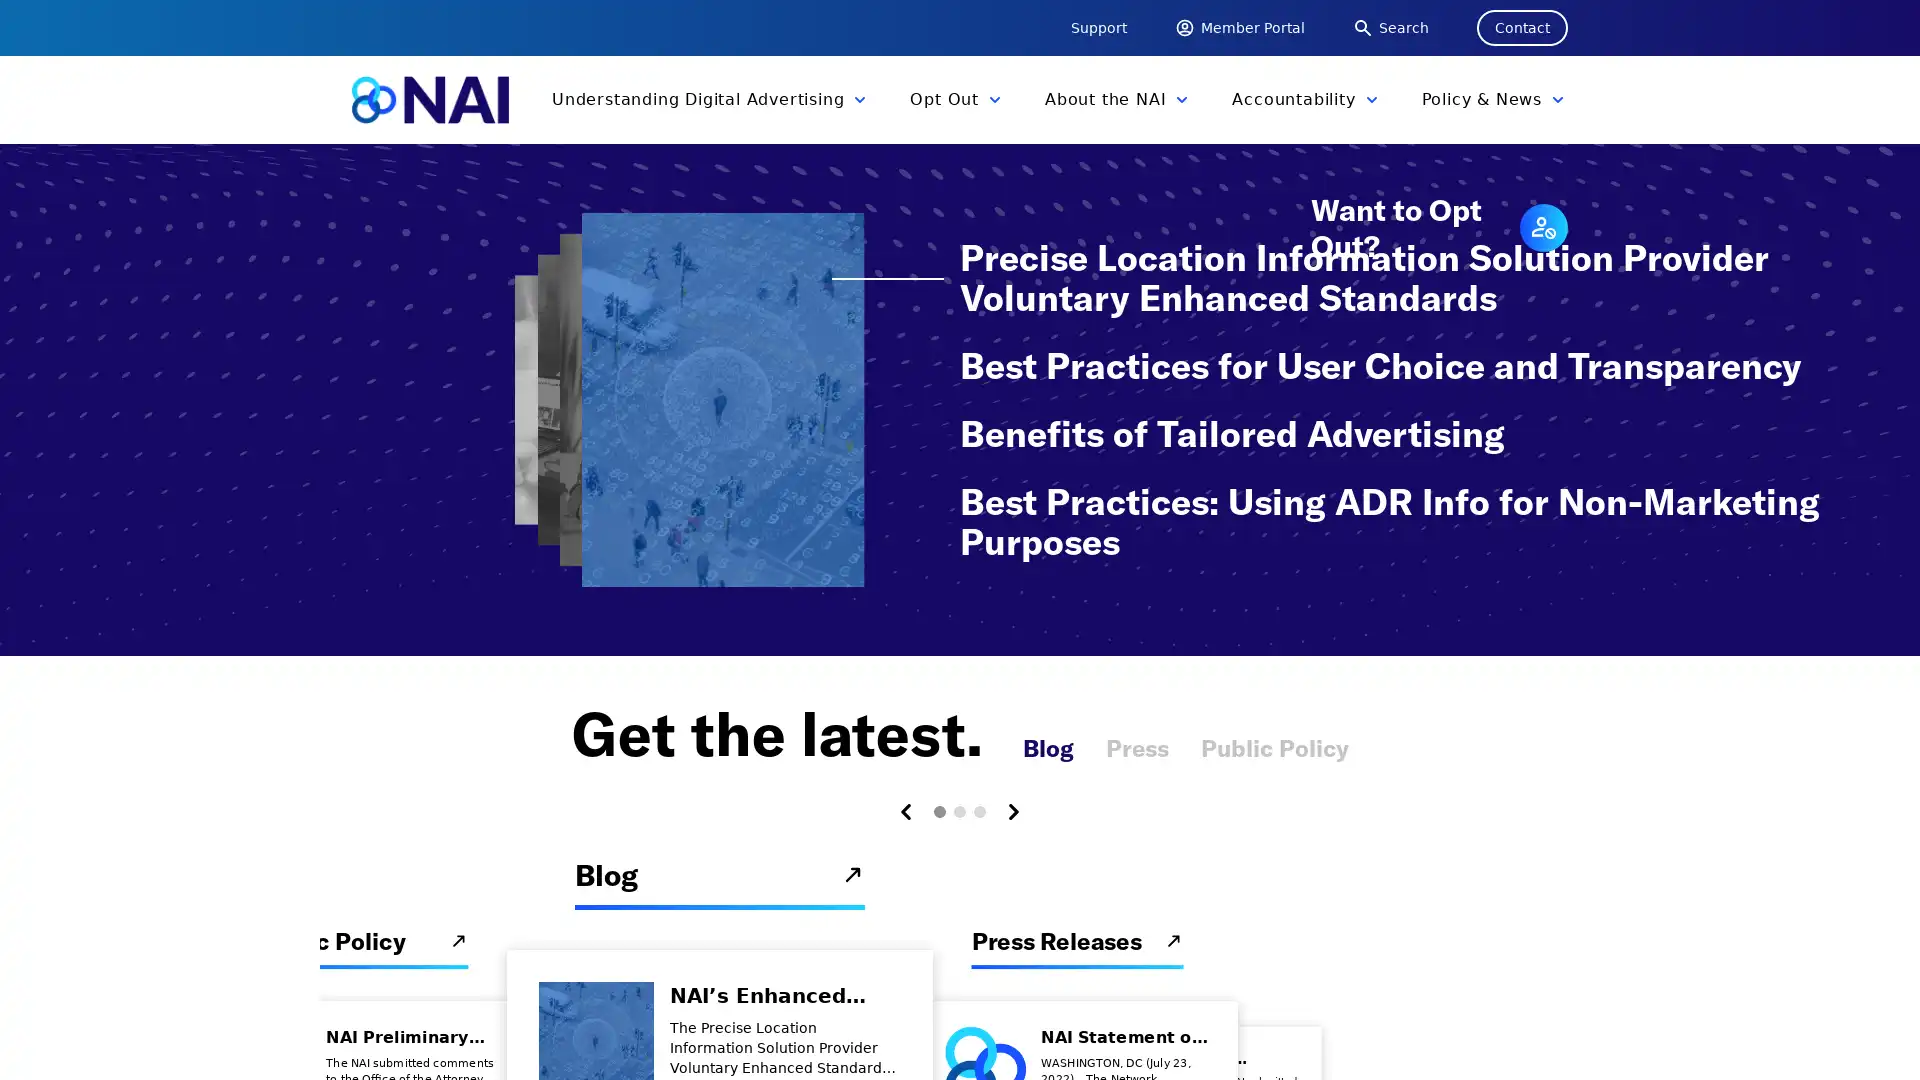 The width and height of the screenshot is (1920, 1080). I want to click on Blog, so click(1046, 748).